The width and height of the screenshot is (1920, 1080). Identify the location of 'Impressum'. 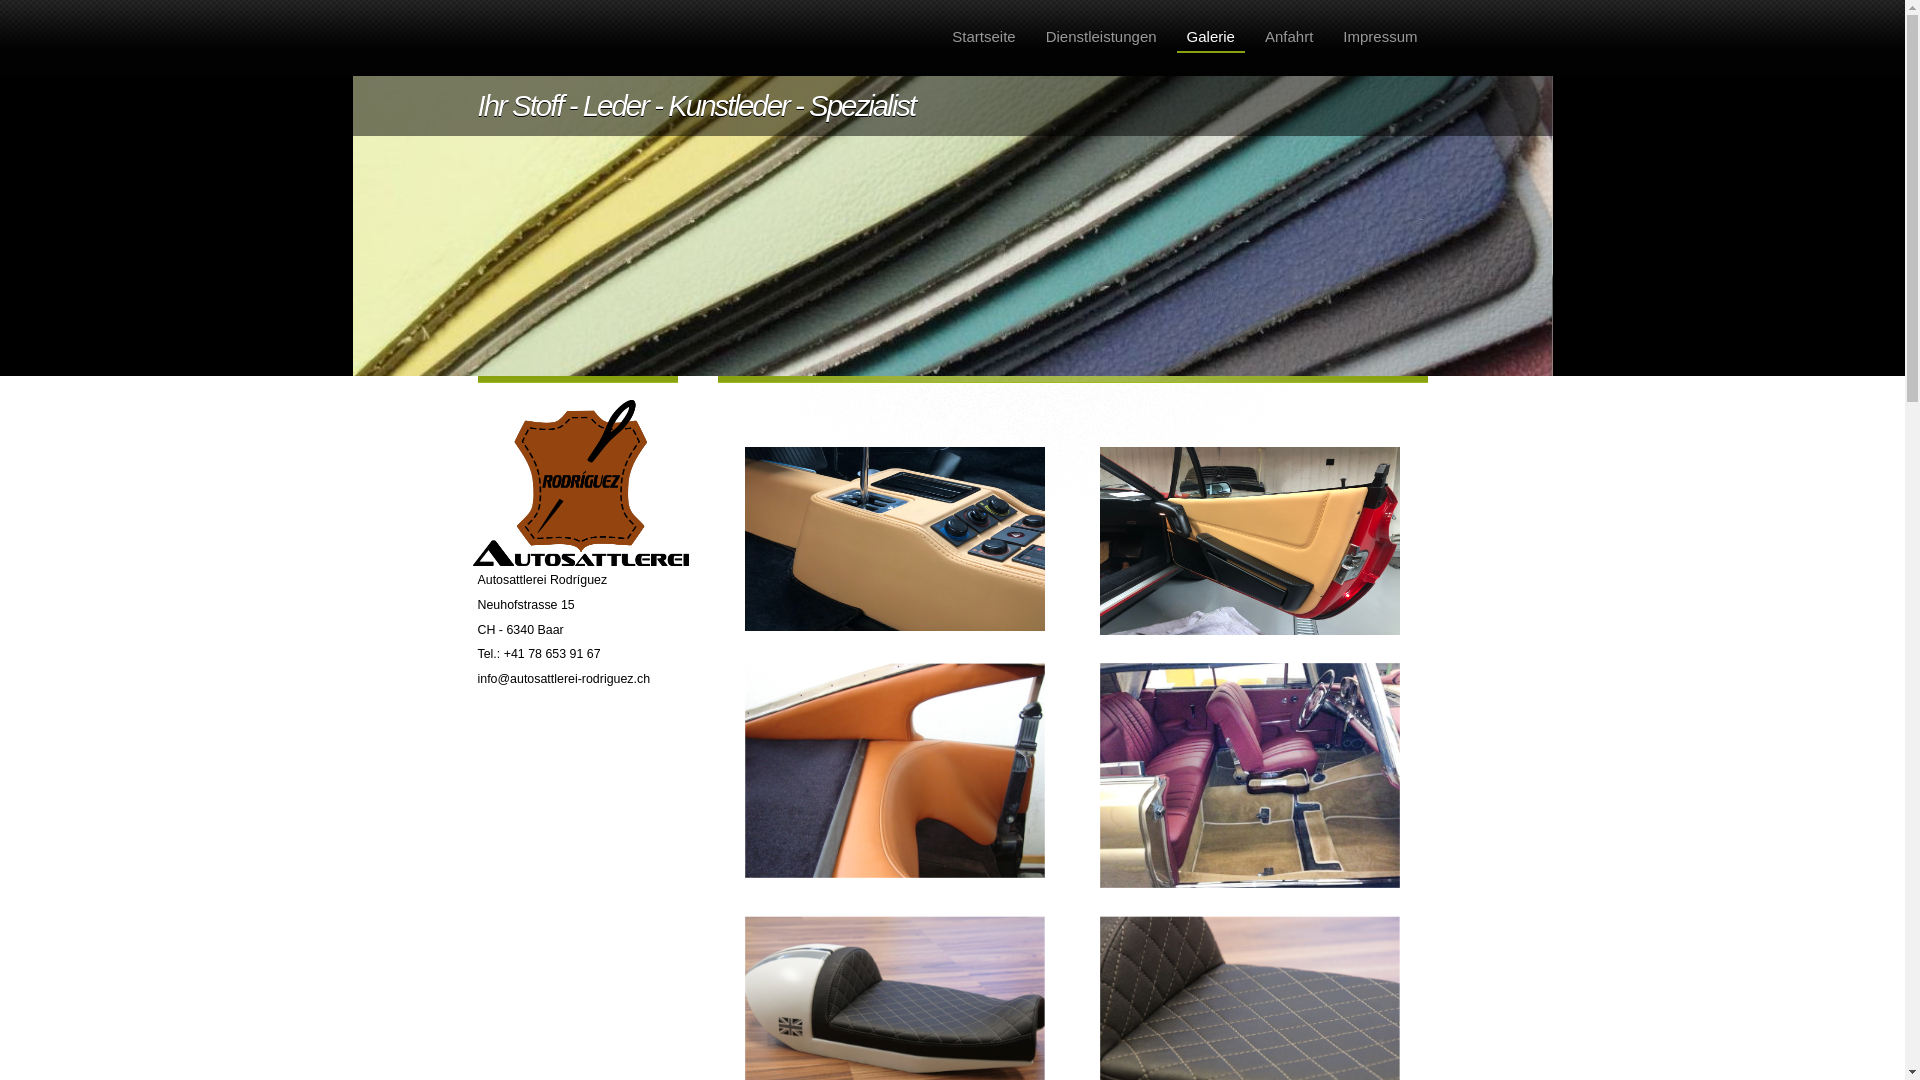
(1379, 37).